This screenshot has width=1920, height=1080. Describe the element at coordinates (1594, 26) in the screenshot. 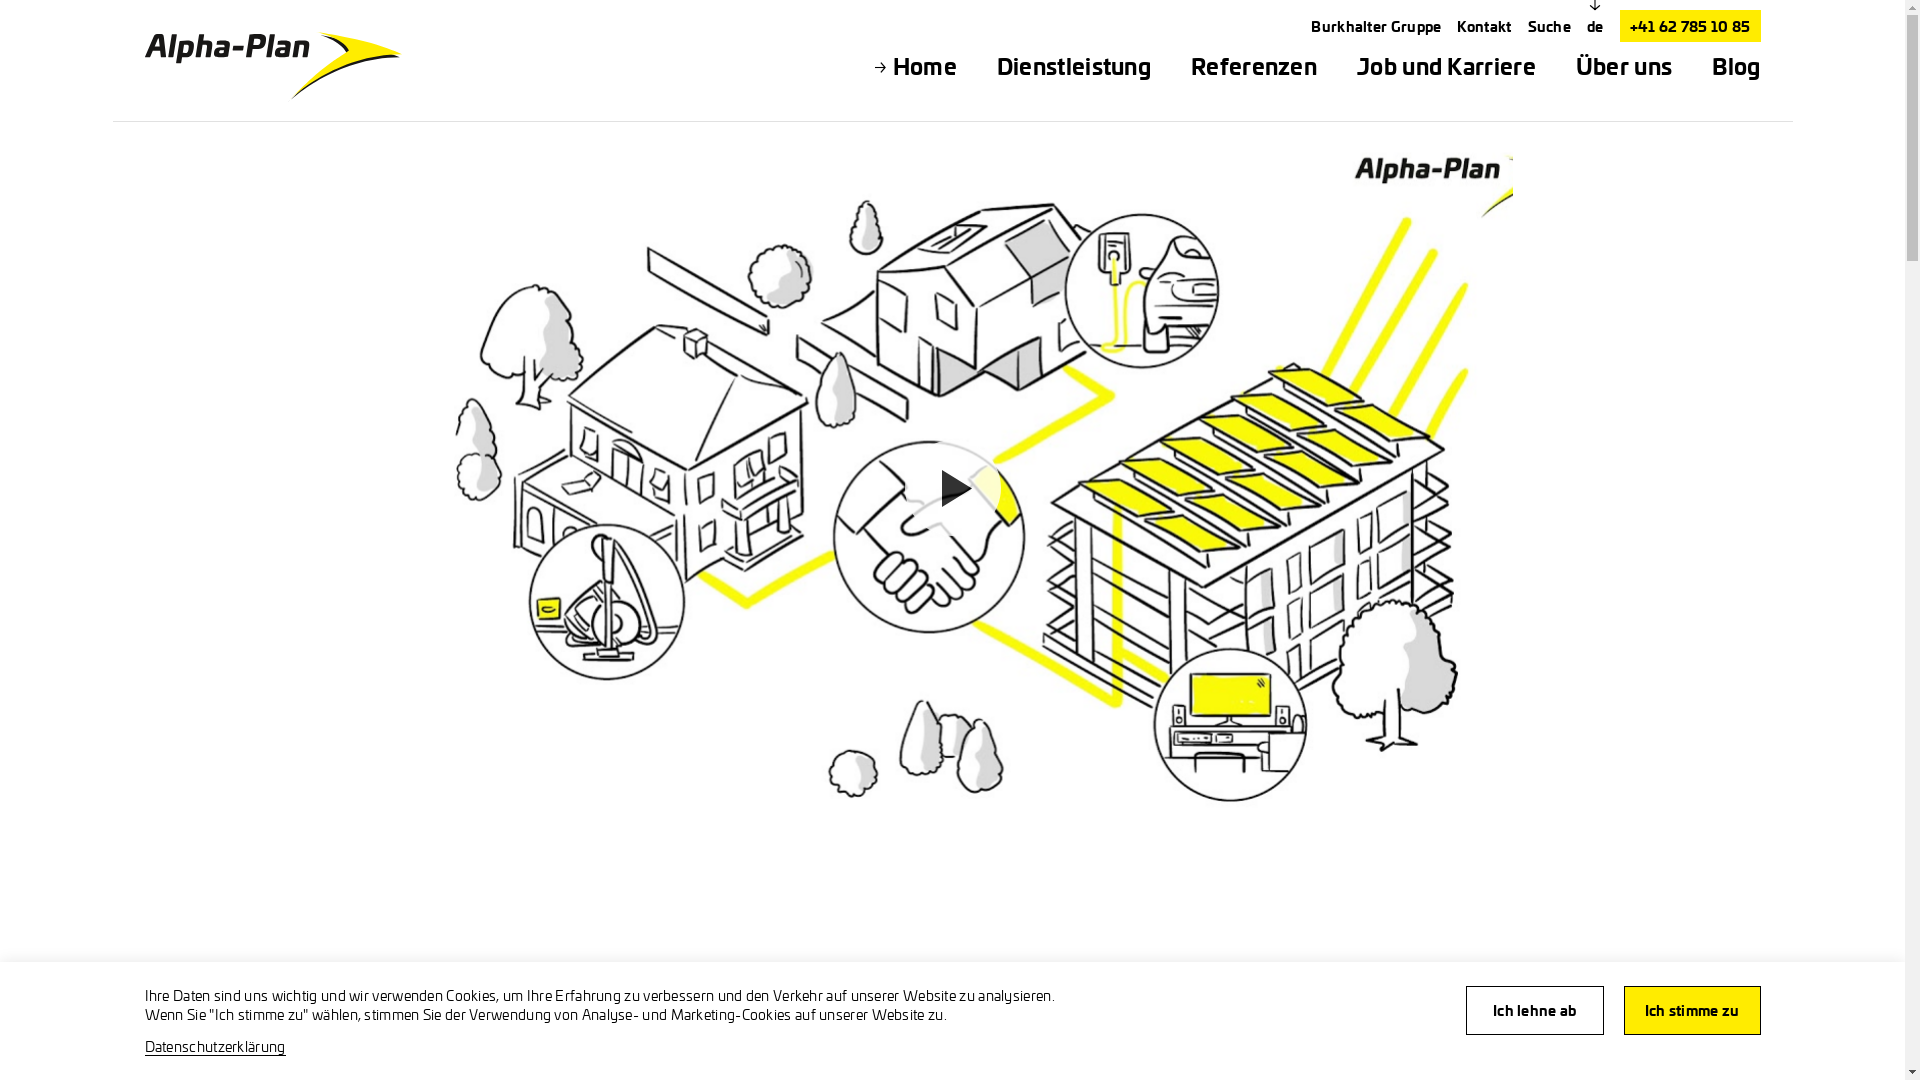

I see `'de'` at that location.